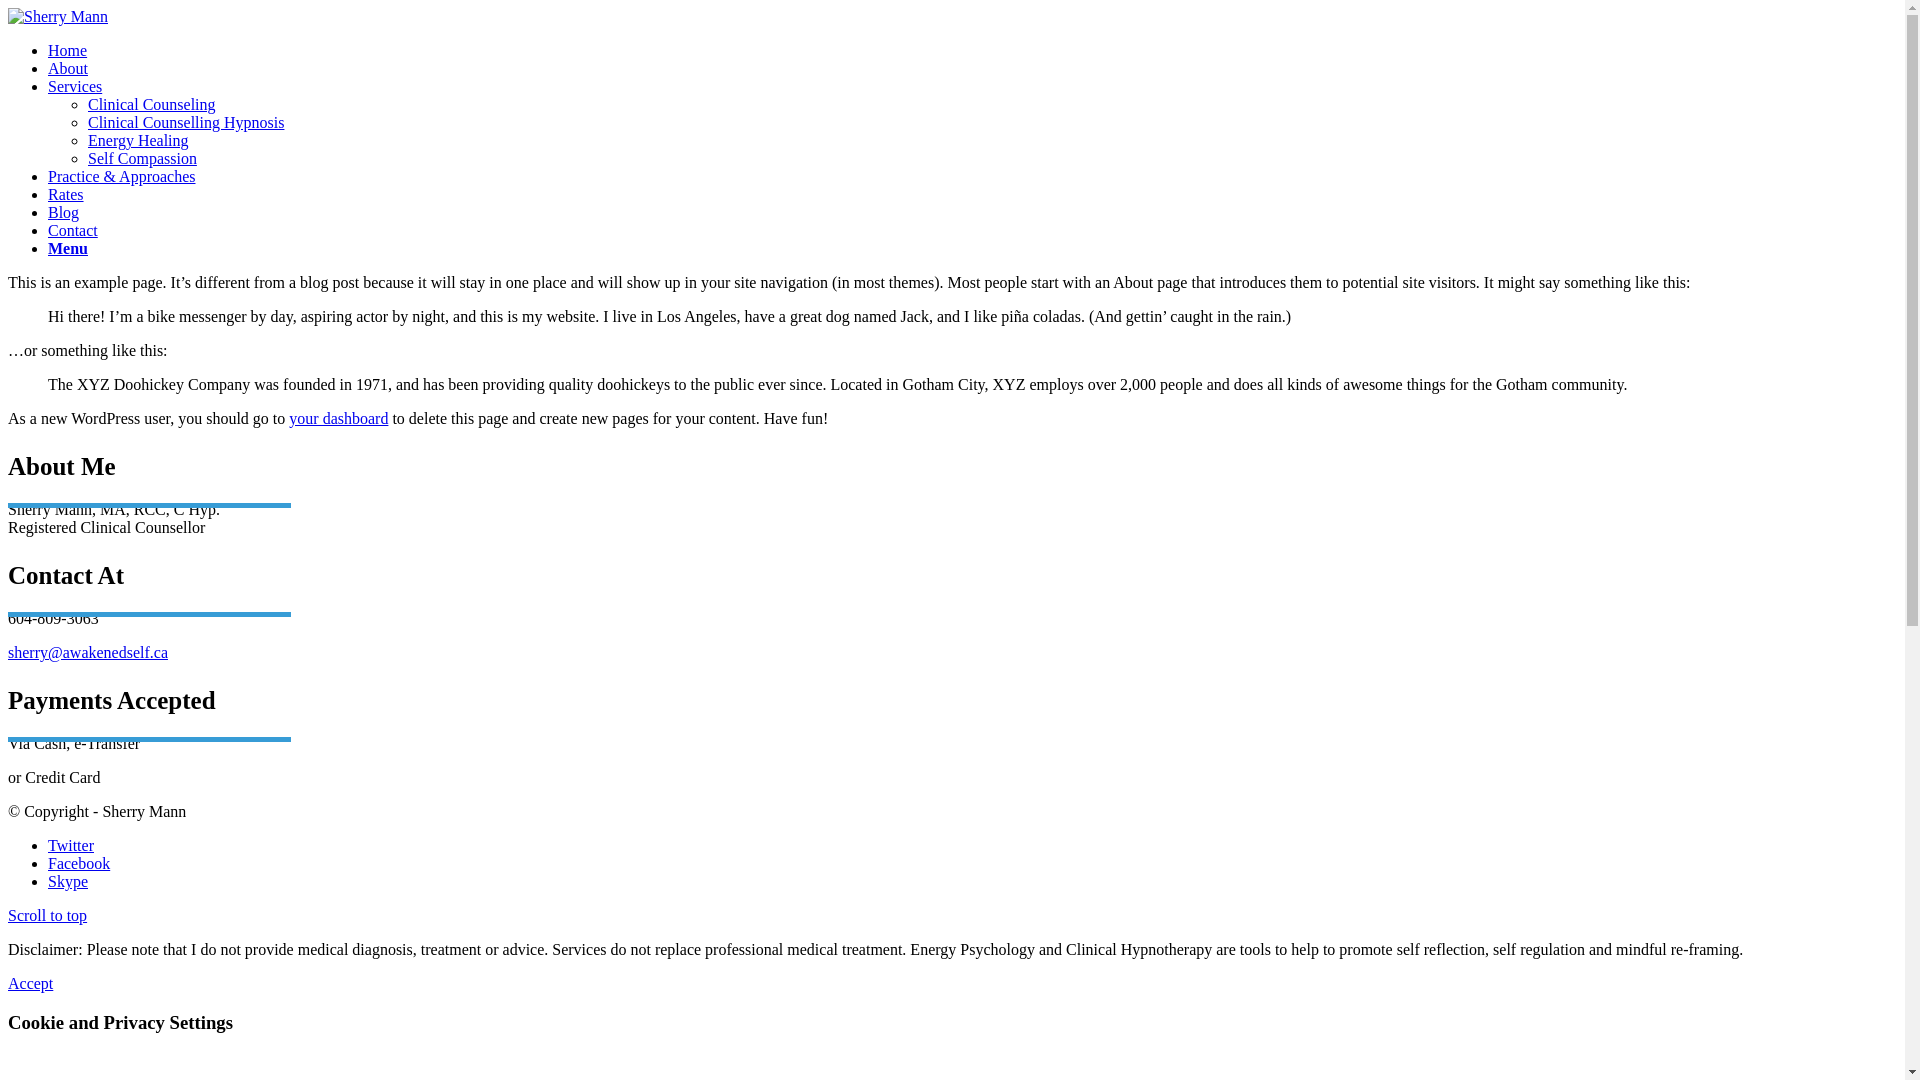  Describe the element at coordinates (63, 212) in the screenshot. I see `'Blog'` at that location.